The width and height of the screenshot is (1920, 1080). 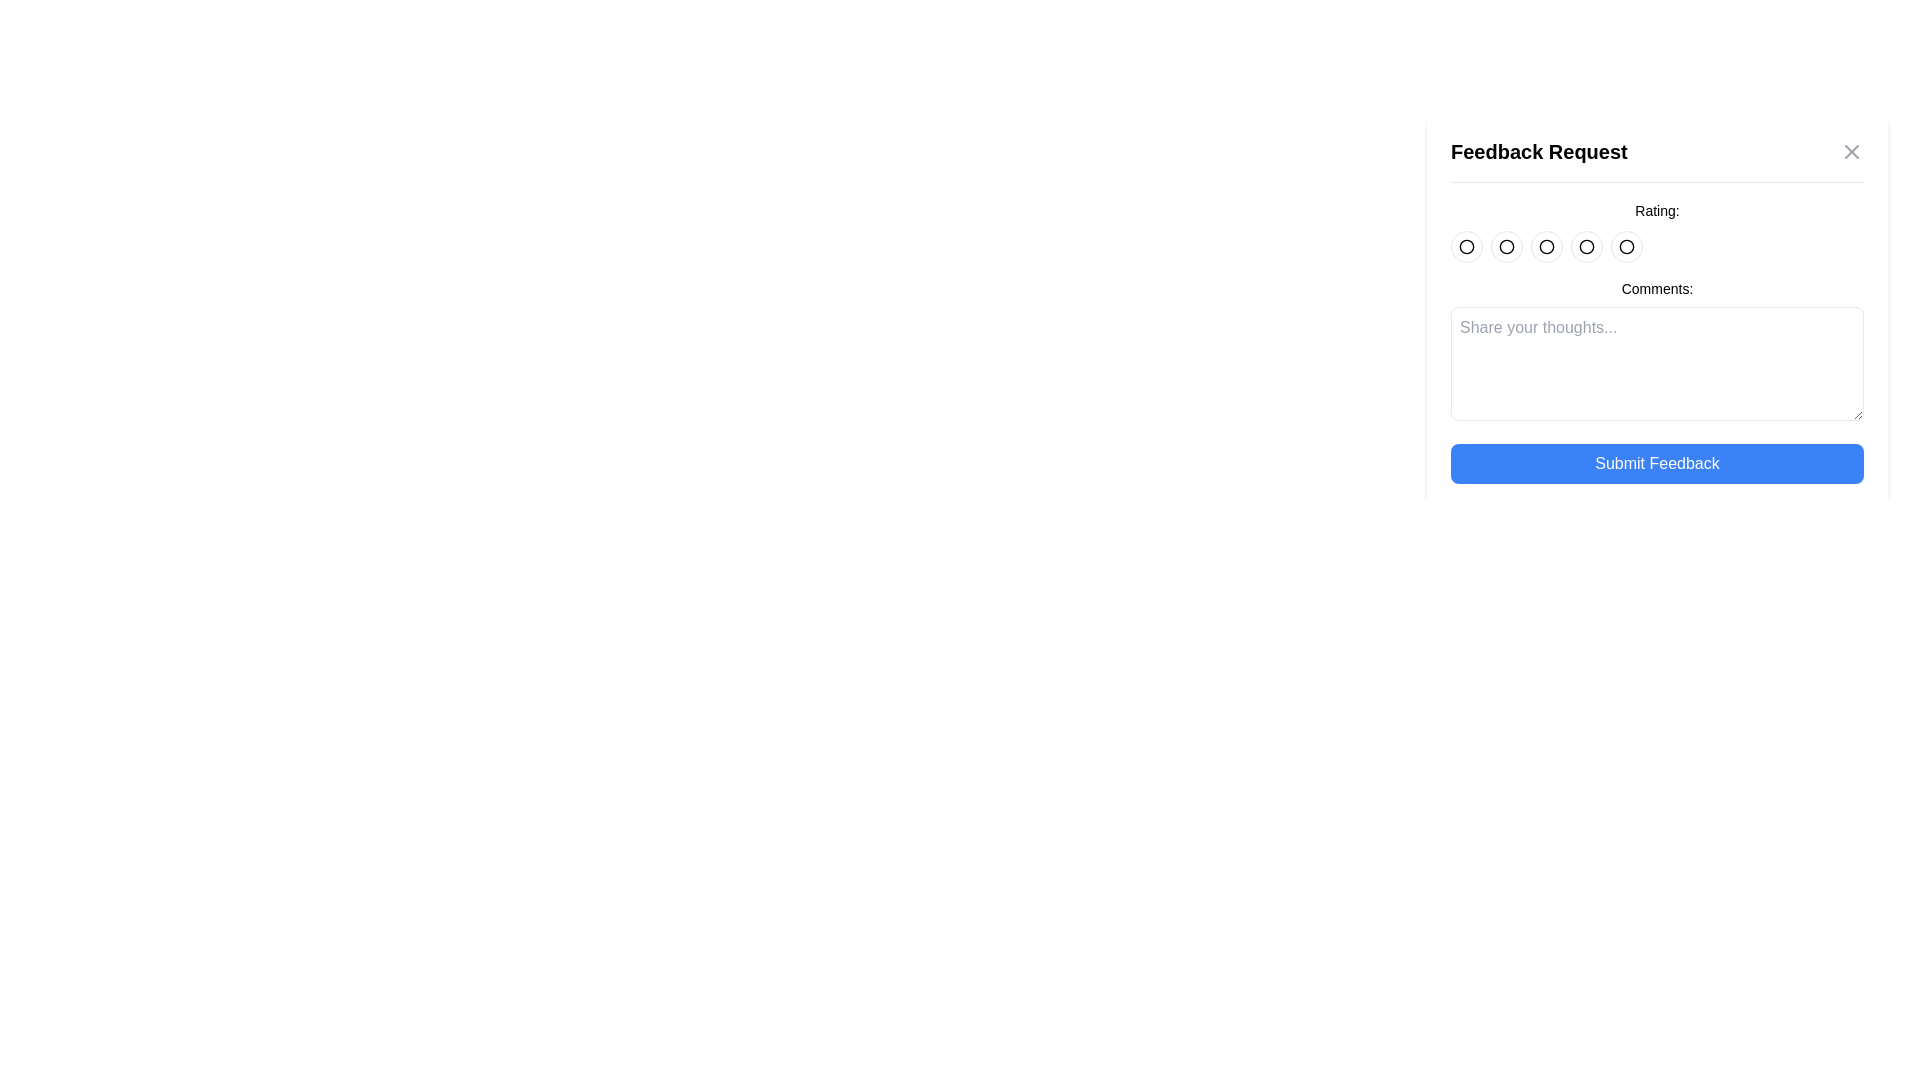 I want to click on the first radio button in the 'Rating' section of the 'Feedback Request' dialog box, so click(x=1467, y=245).